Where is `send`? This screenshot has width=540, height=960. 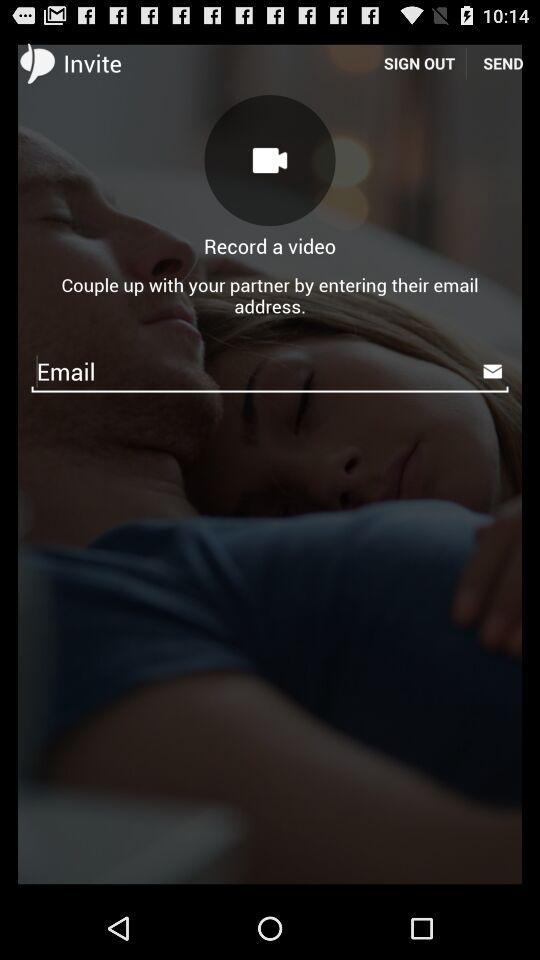
send is located at coordinates (502, 62).